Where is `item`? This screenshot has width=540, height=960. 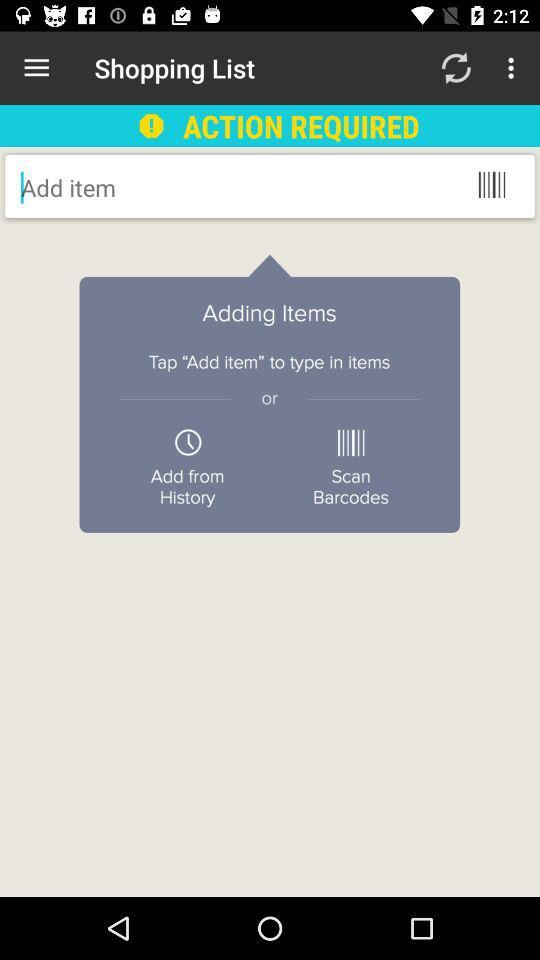
item is located at coordinates (181, 187).